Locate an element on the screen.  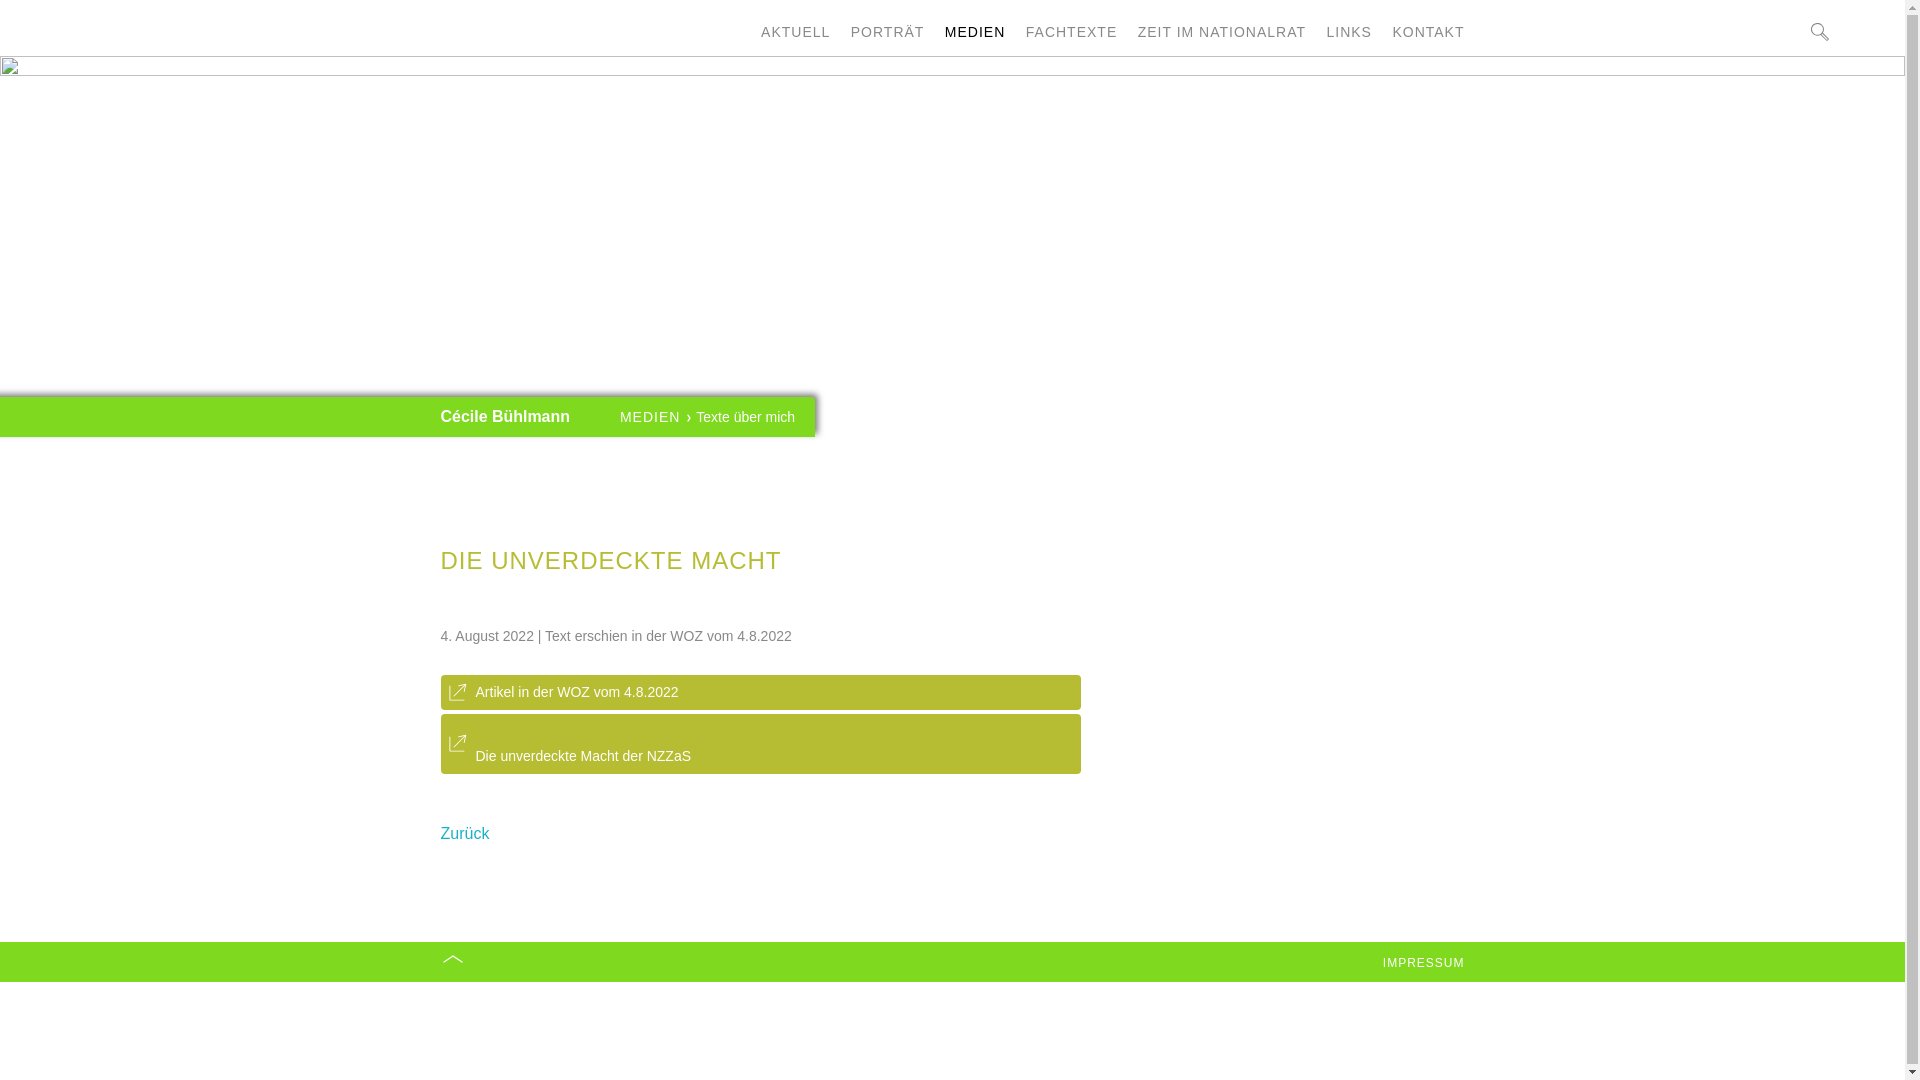
'MEDIEN' is located at coordinates (649, 415).